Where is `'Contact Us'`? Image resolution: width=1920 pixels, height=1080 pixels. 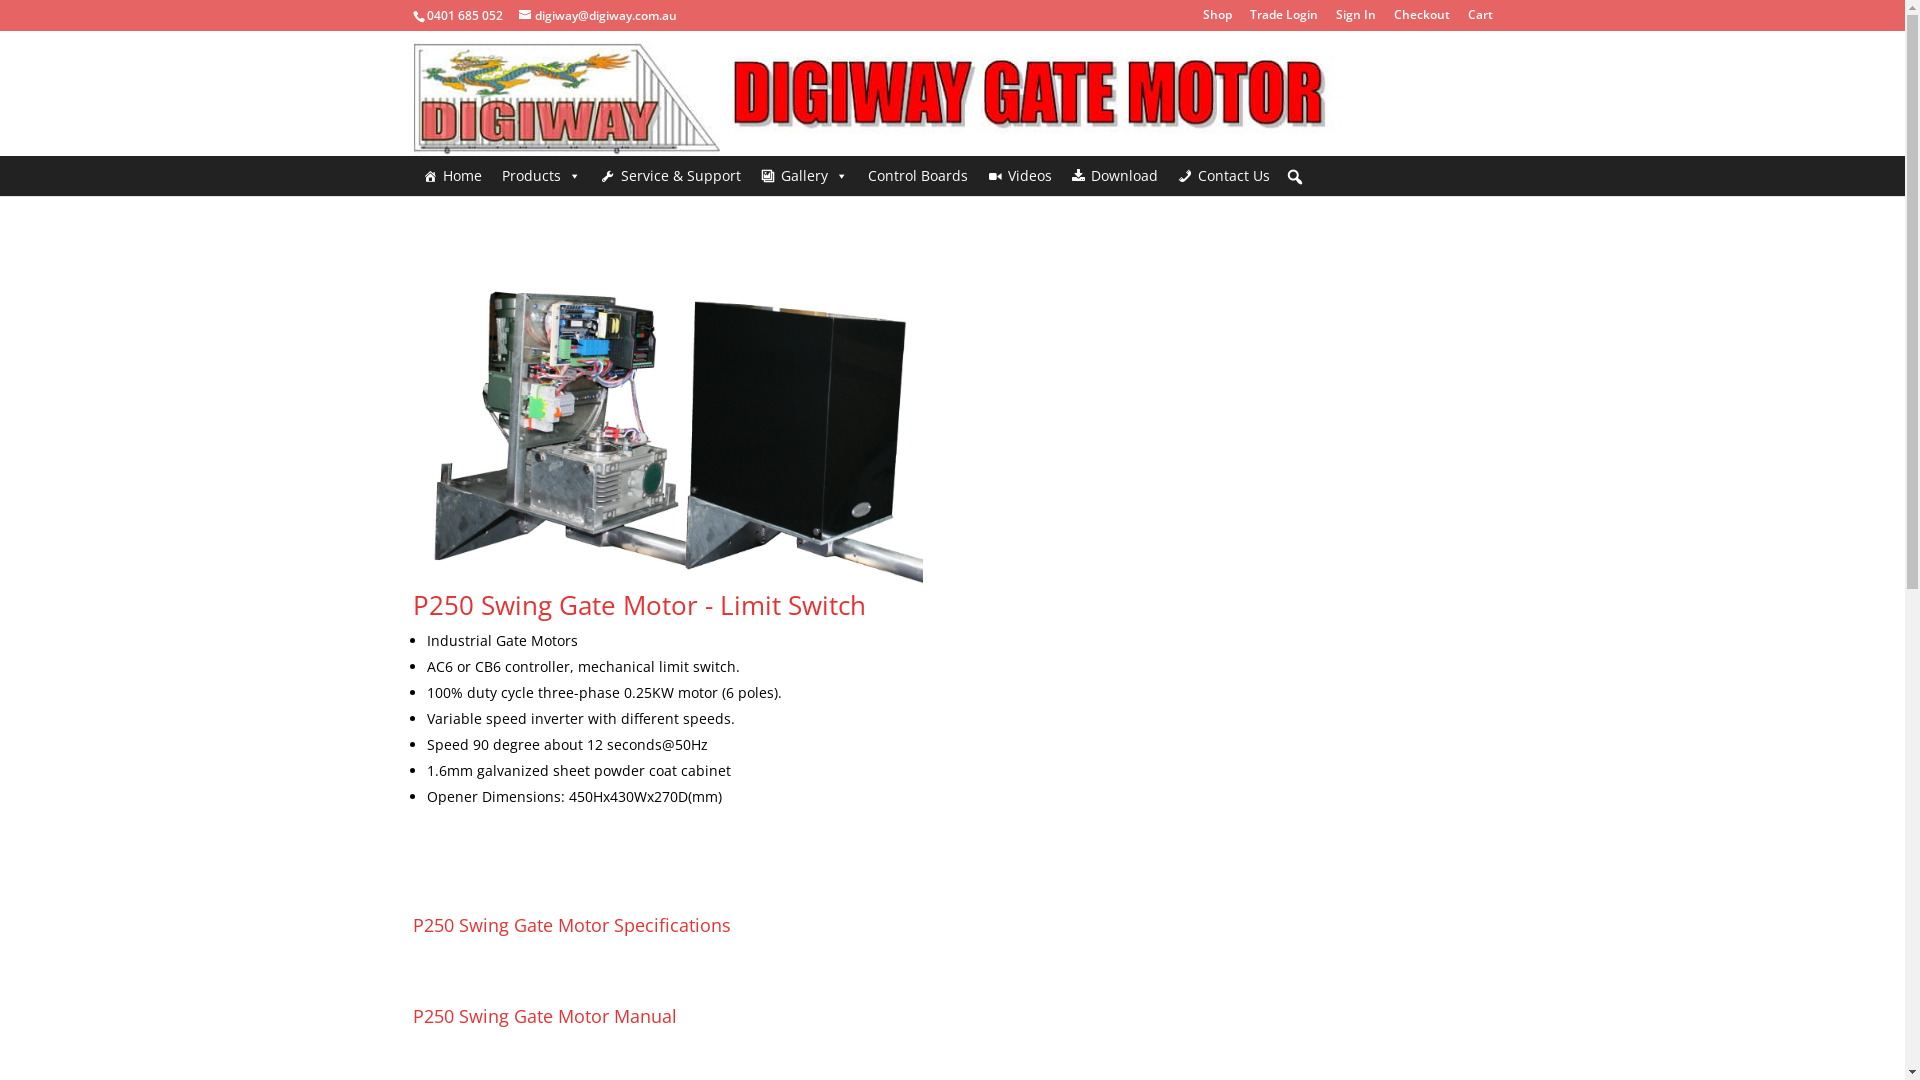 'Contact Us' is located at coordinates (1223, 175).